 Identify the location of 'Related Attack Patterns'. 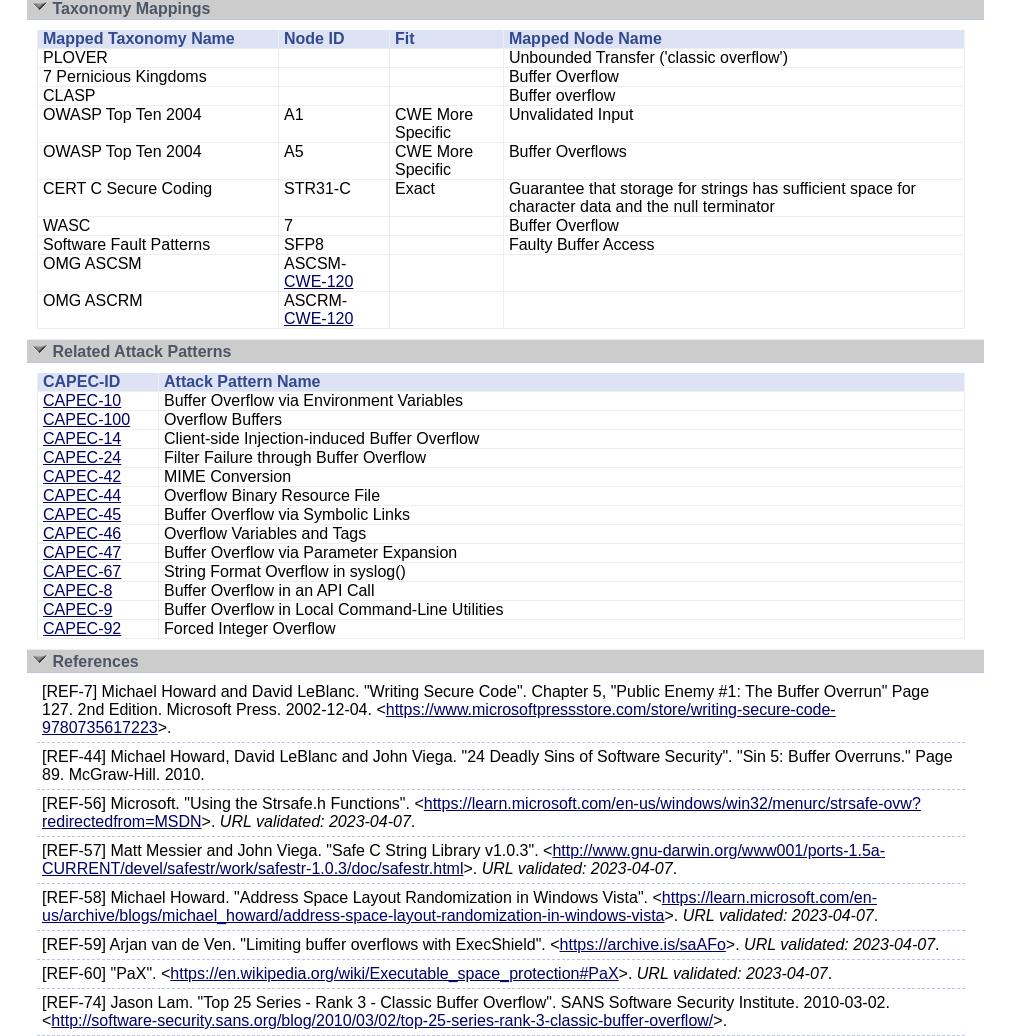
(141, 351).